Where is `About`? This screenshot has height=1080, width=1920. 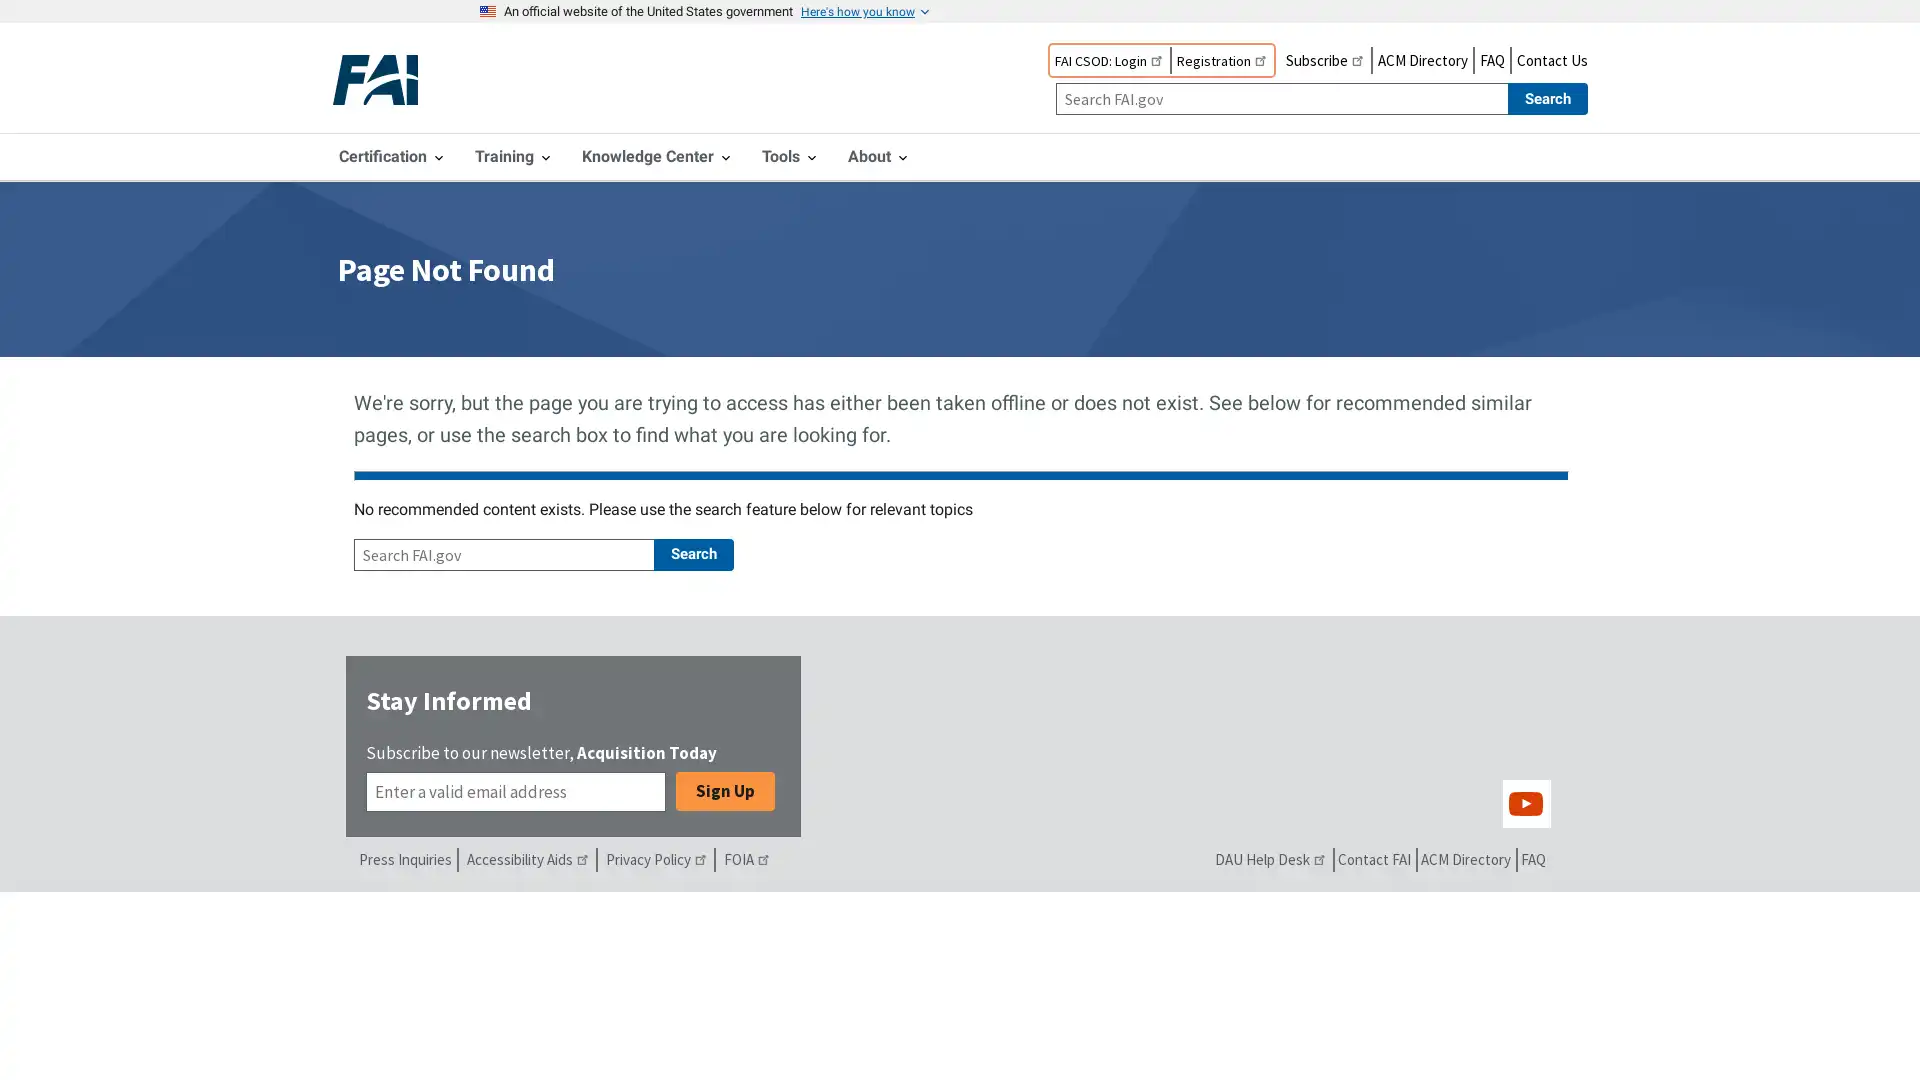 About is located at coordinates (876, 155).